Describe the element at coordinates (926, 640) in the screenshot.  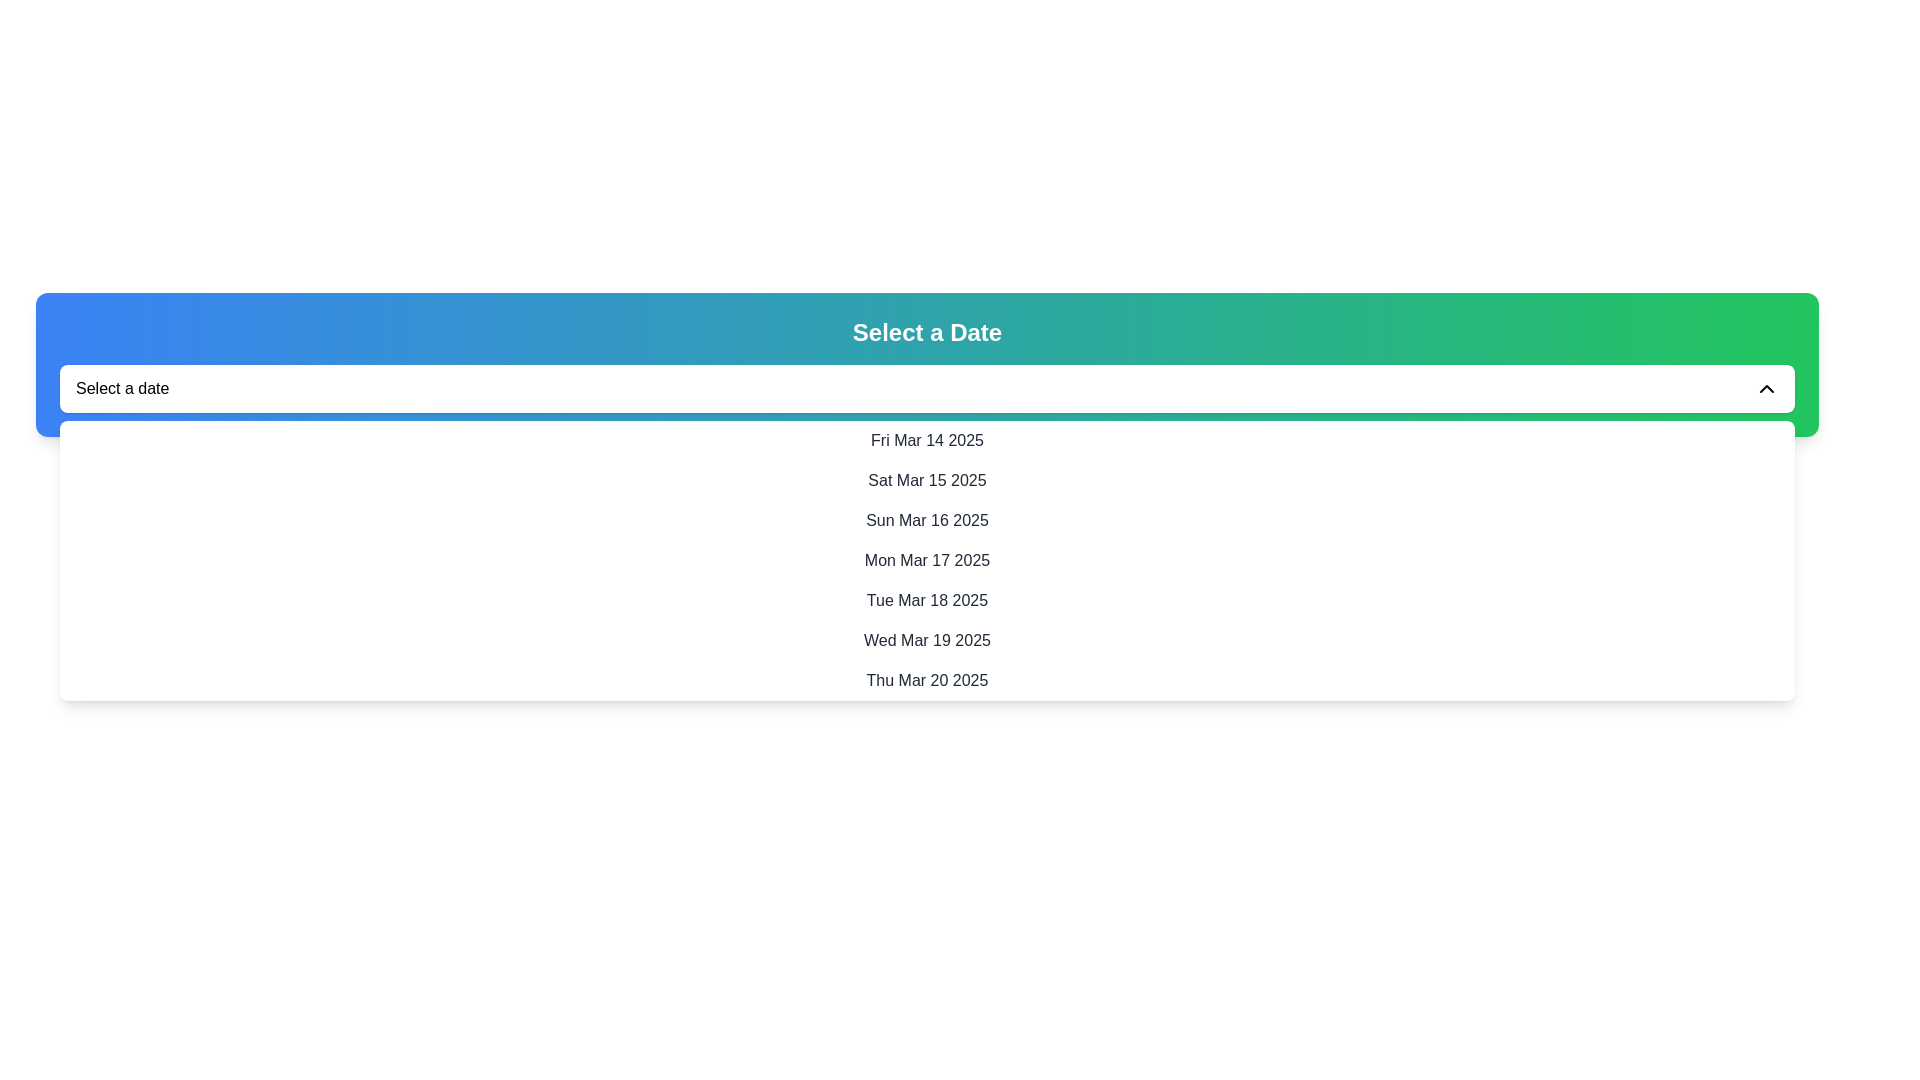
I see `the list item displaying the date 'Wed Mar 19 2025'` at that location.